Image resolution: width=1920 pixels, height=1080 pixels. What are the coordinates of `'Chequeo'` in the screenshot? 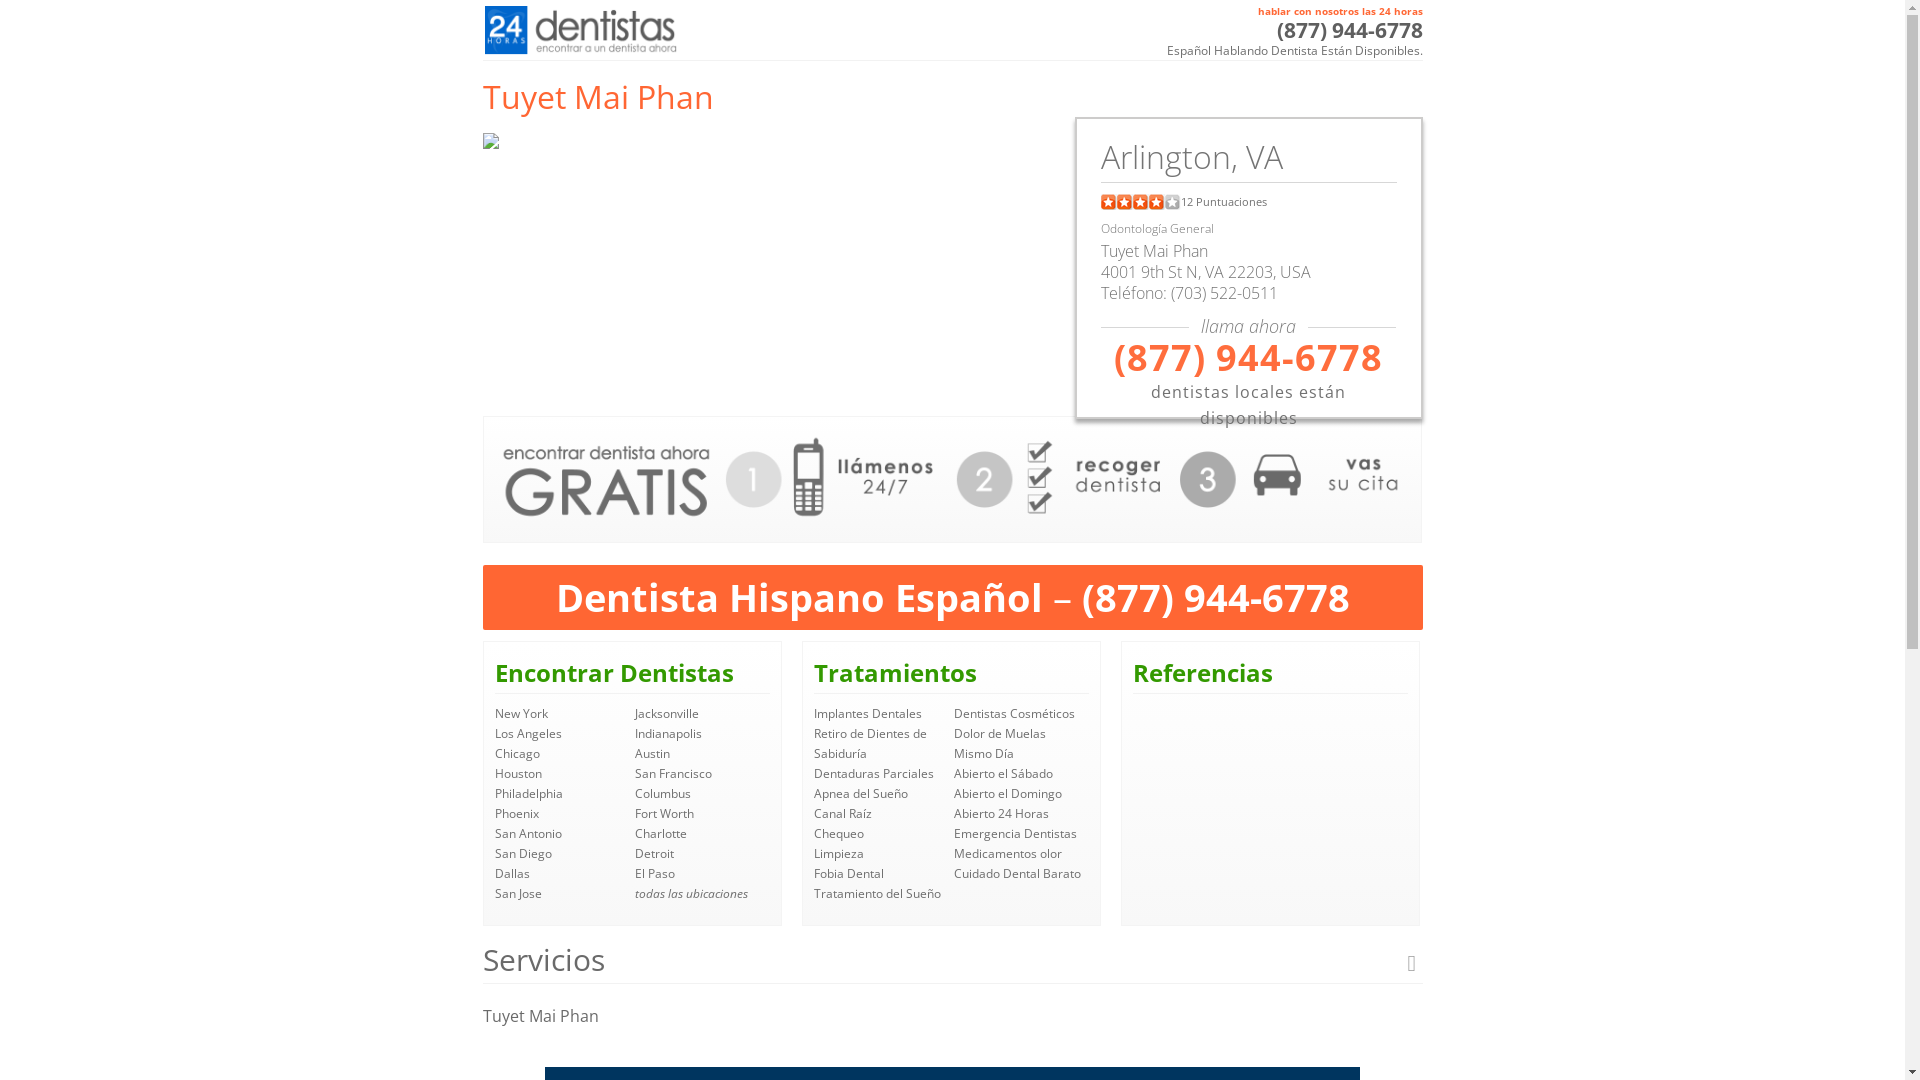 It's located at (839, 833).